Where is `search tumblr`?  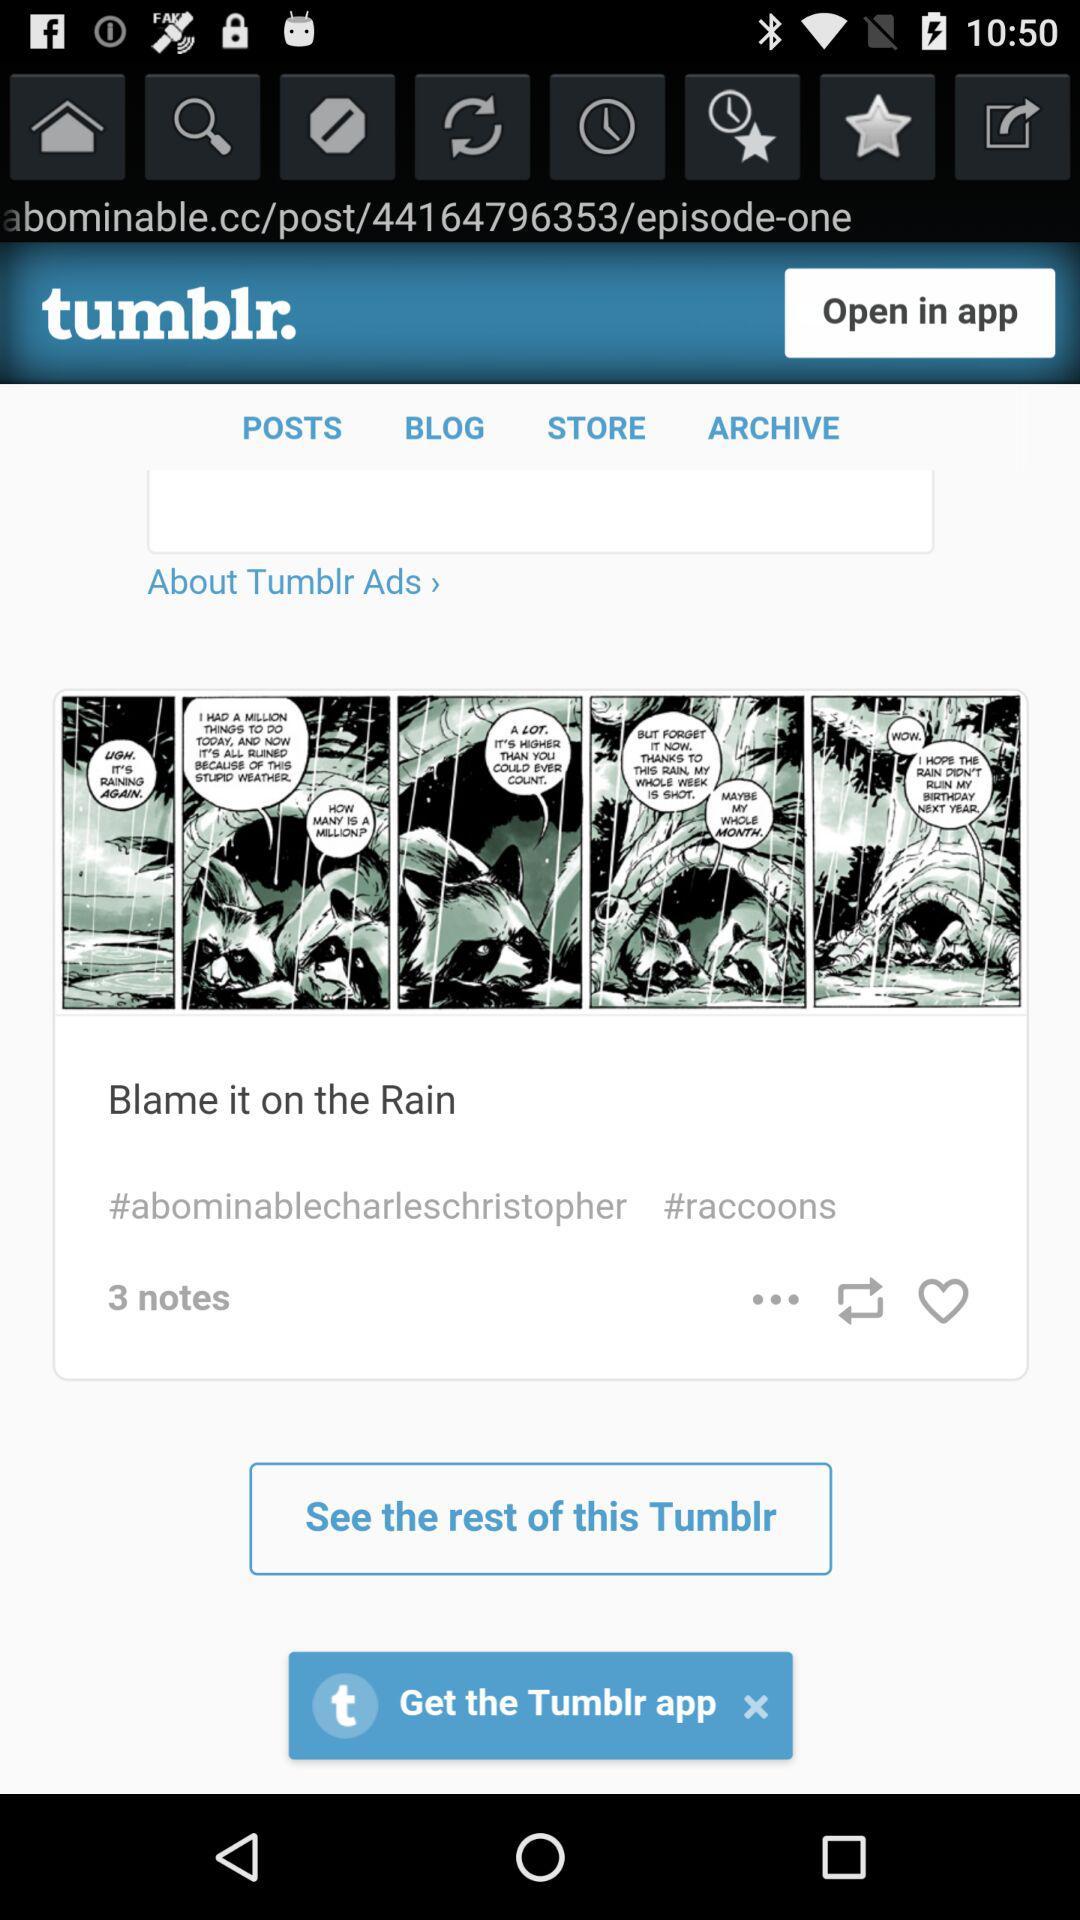 search tumblr is located at coordinates (202, 124).